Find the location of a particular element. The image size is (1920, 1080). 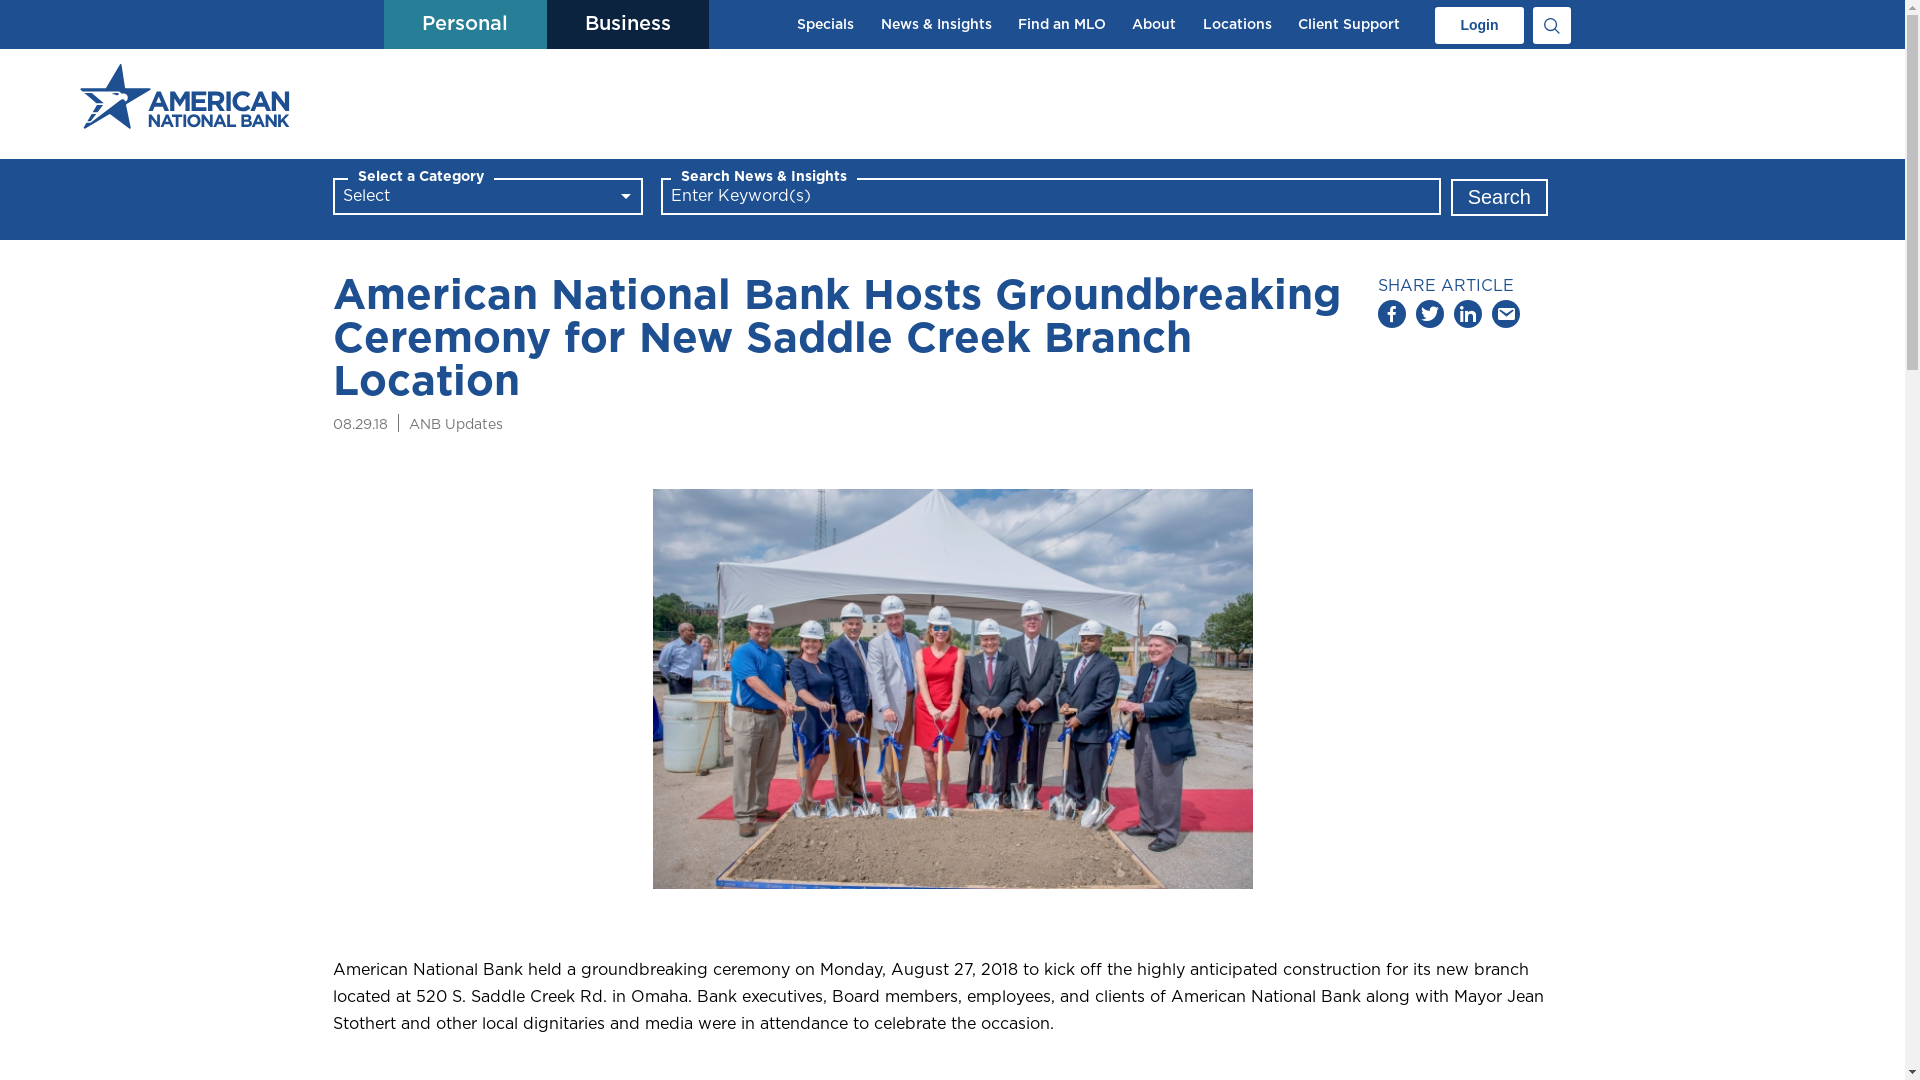

'Client Support' is located at coordinates (1348, 23).